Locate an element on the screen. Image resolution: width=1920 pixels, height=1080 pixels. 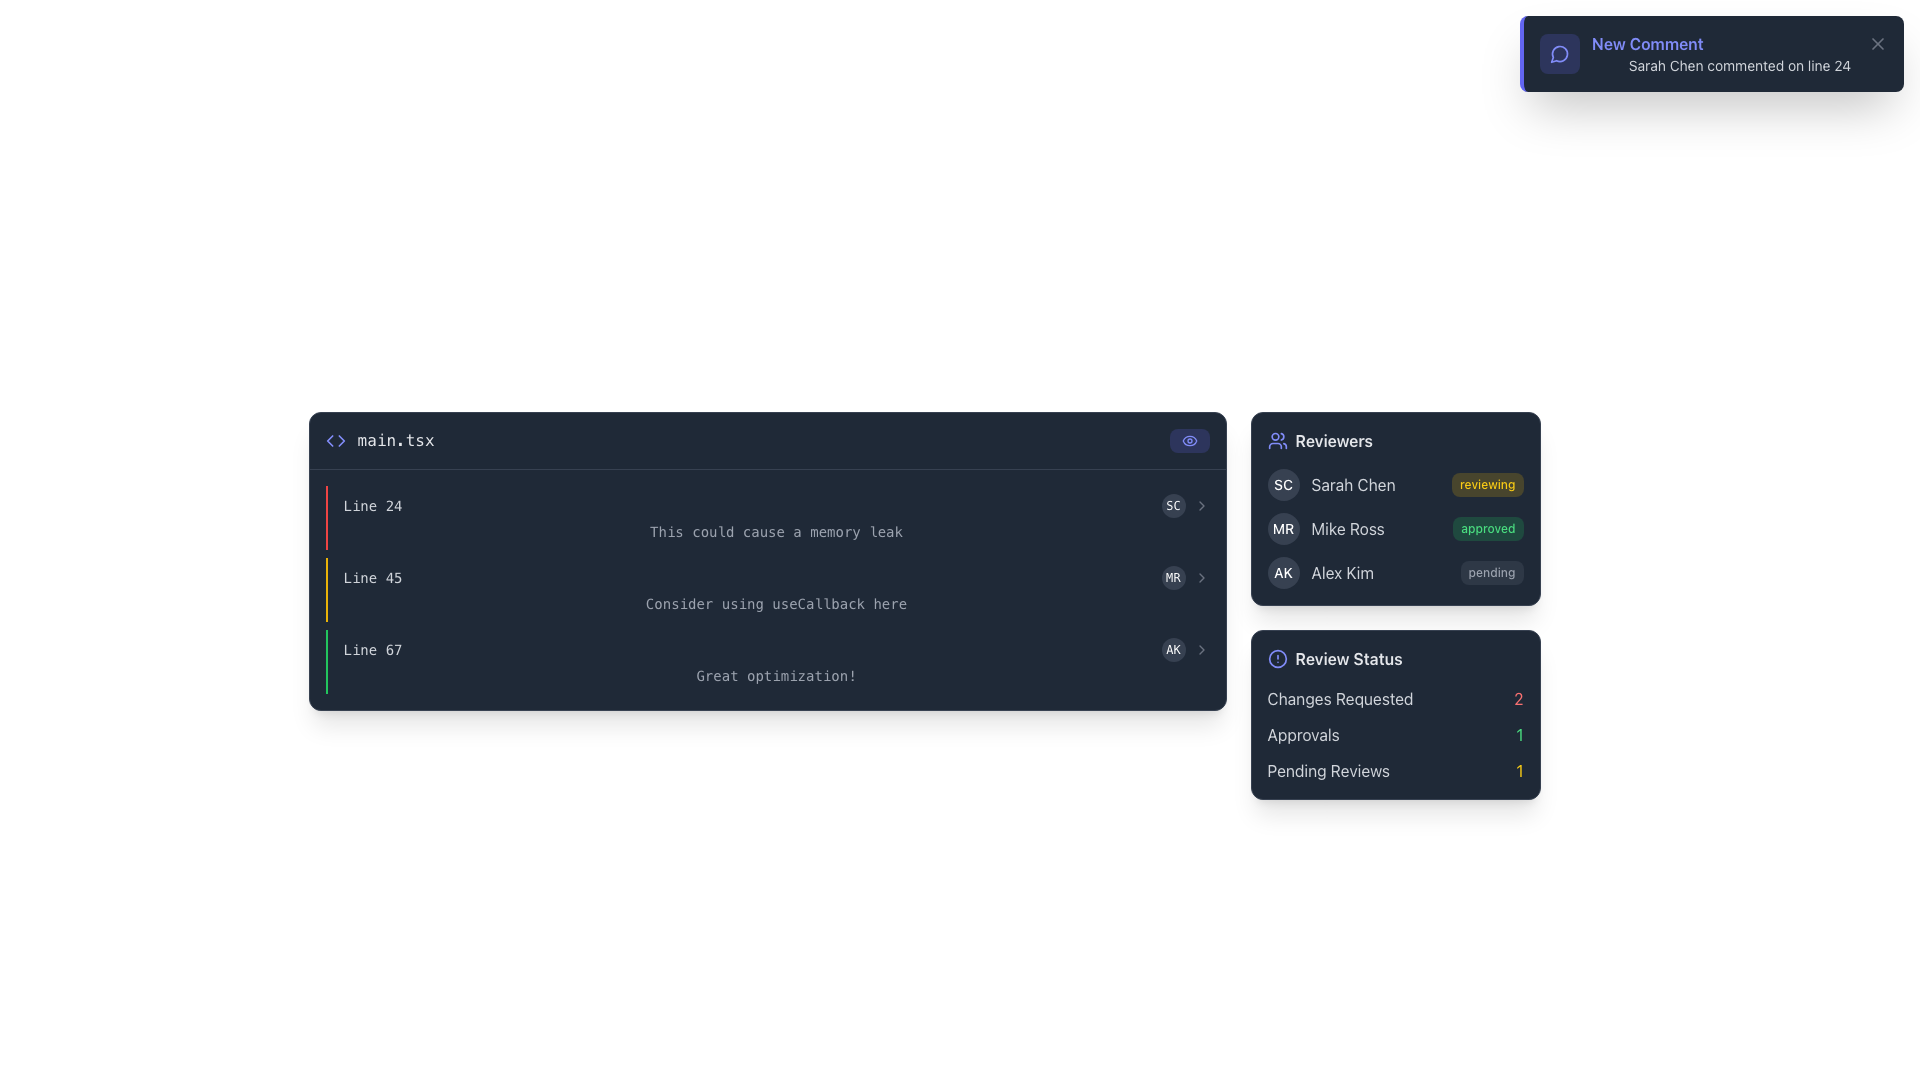
the Avatar (Badge) of the reviewer 'Mike Ross' located is located at coordinates (1283, 527).